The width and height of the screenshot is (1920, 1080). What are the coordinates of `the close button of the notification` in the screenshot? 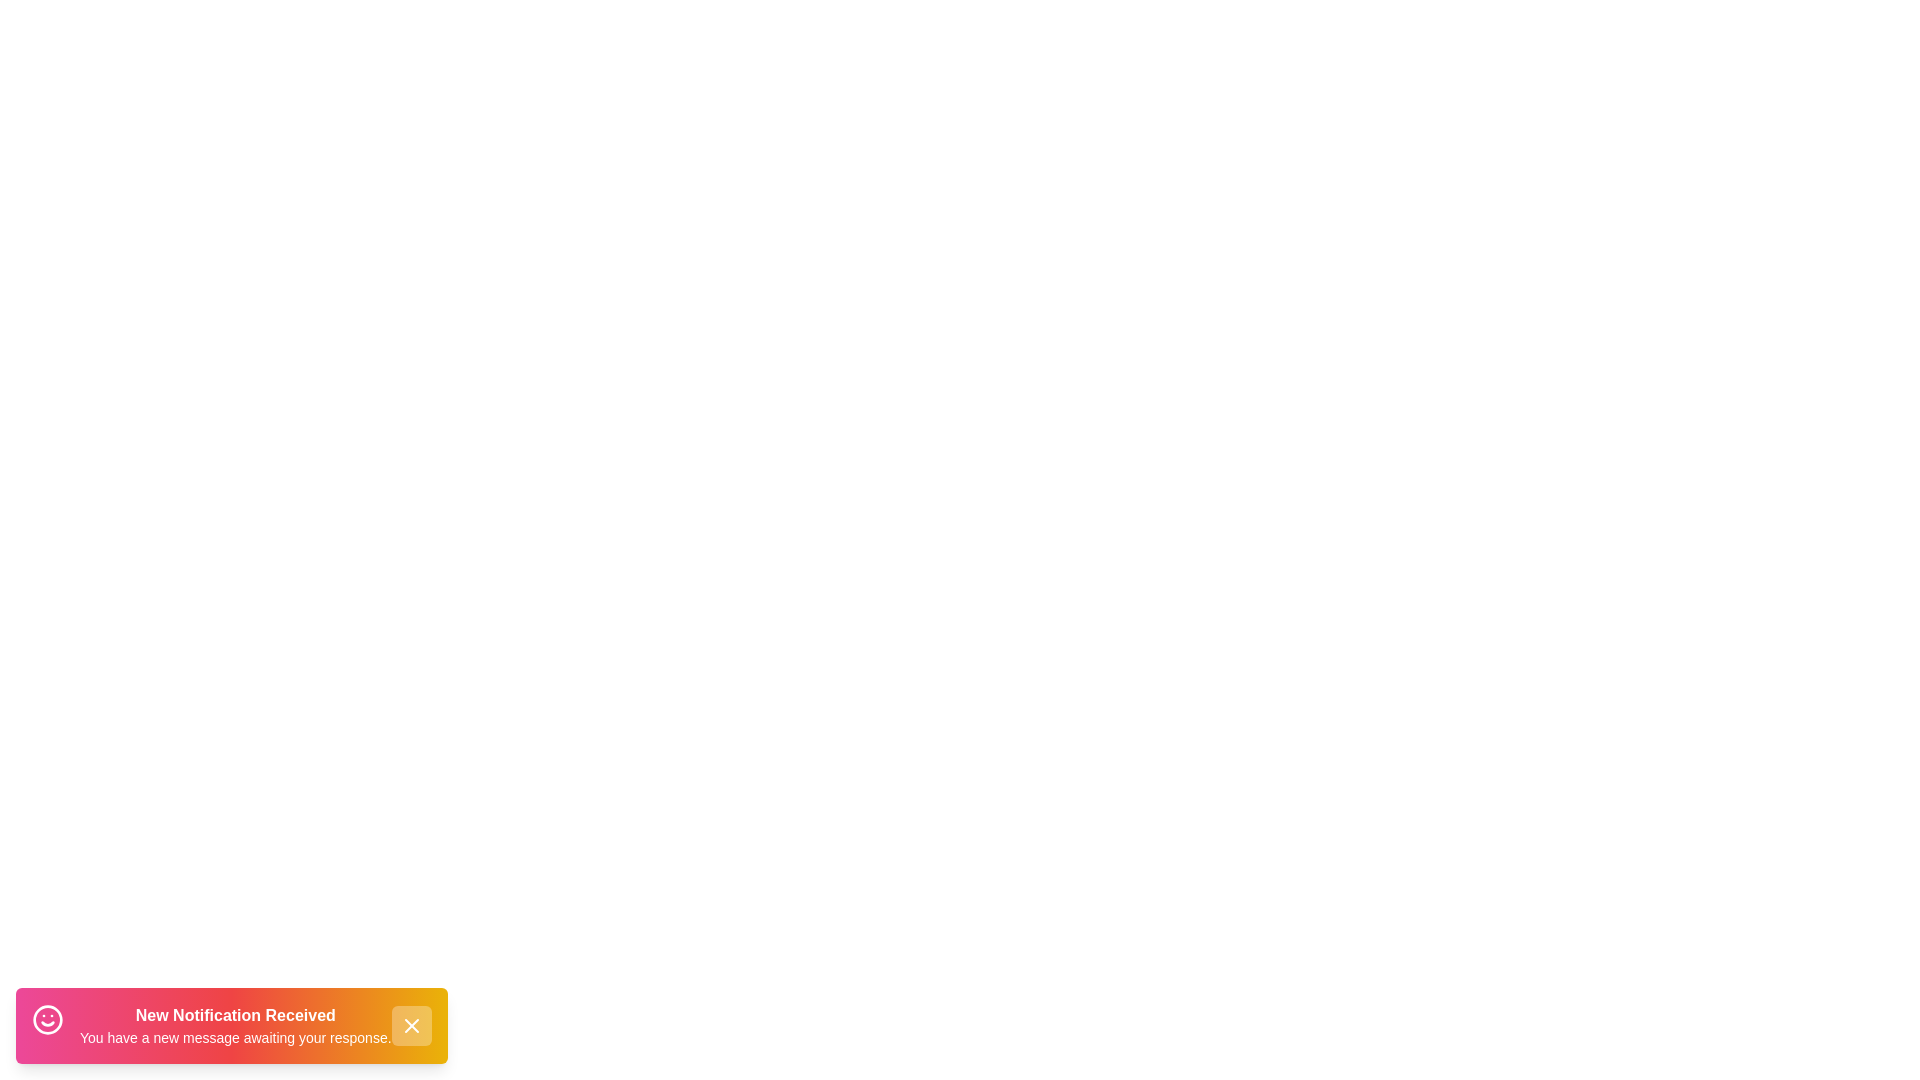 It's located at (410, 1026).